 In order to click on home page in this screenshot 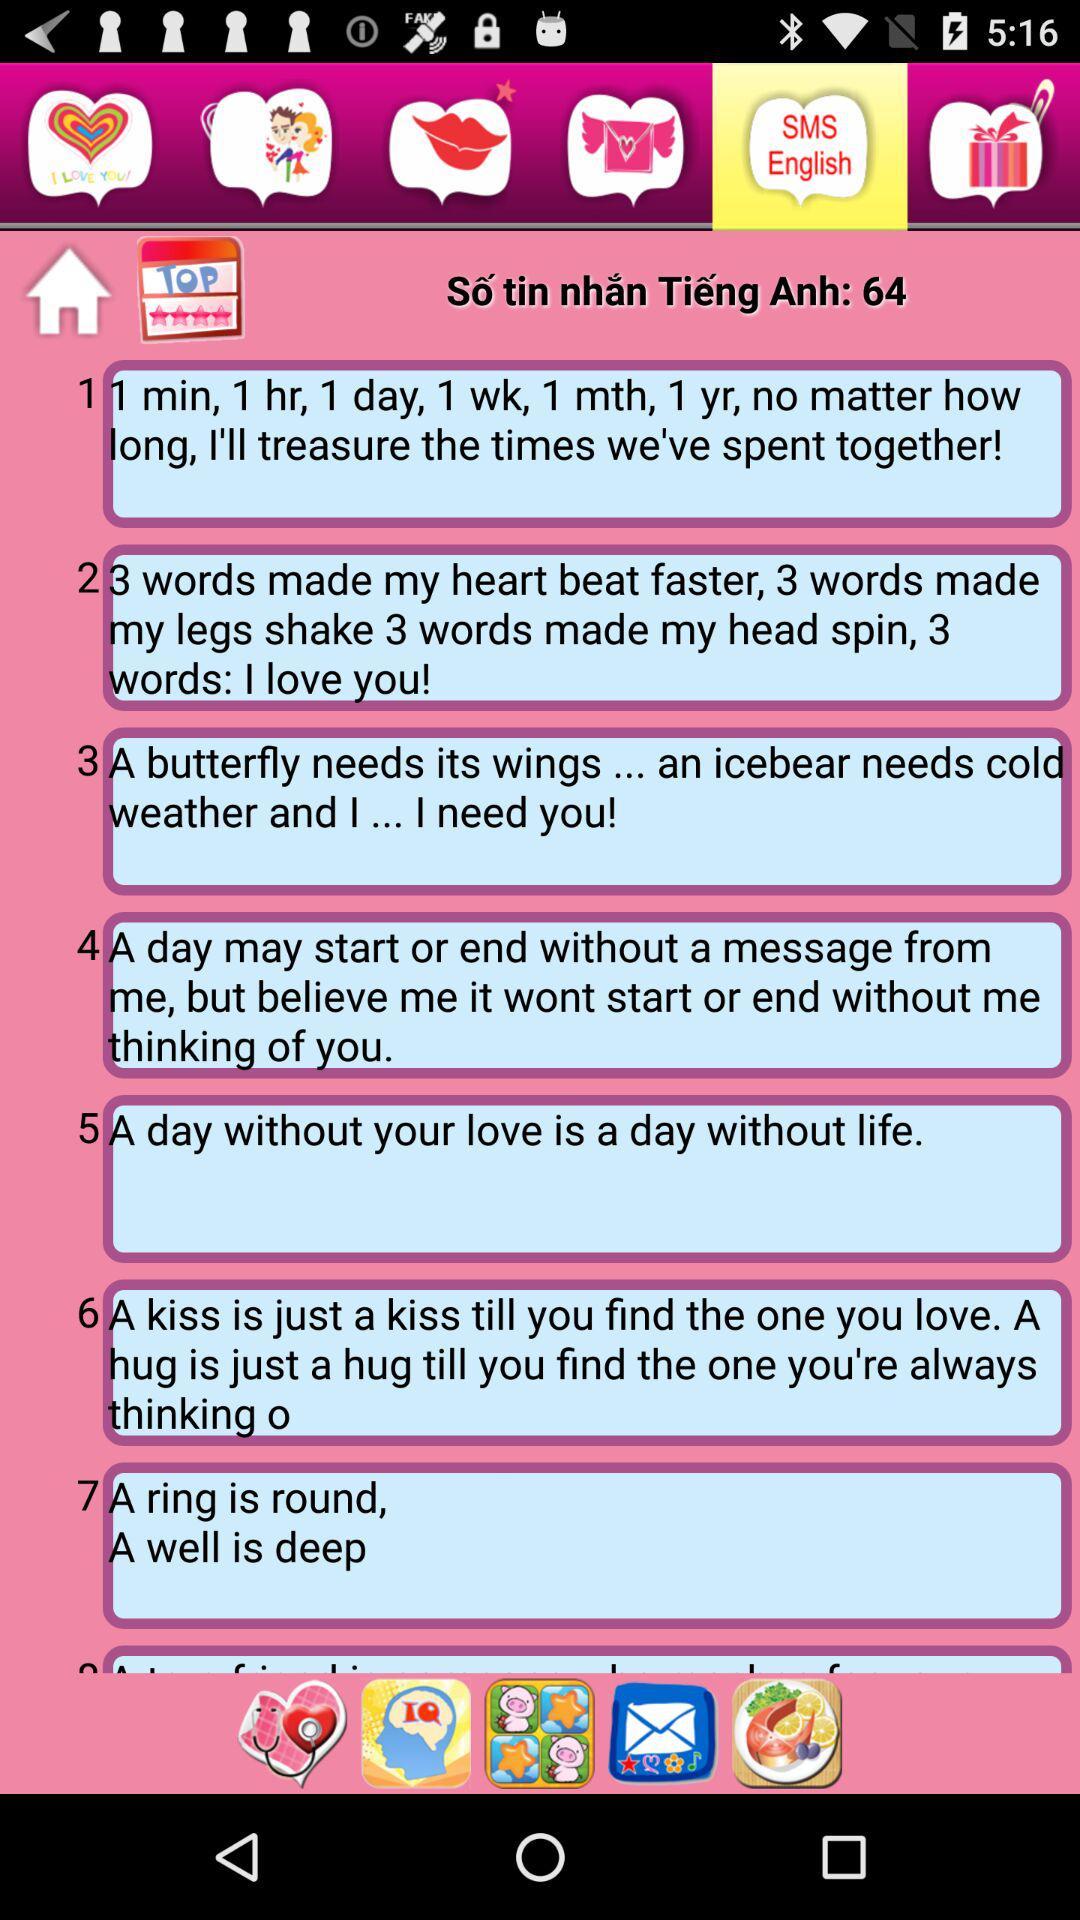, I will do `click(67, 290)`.